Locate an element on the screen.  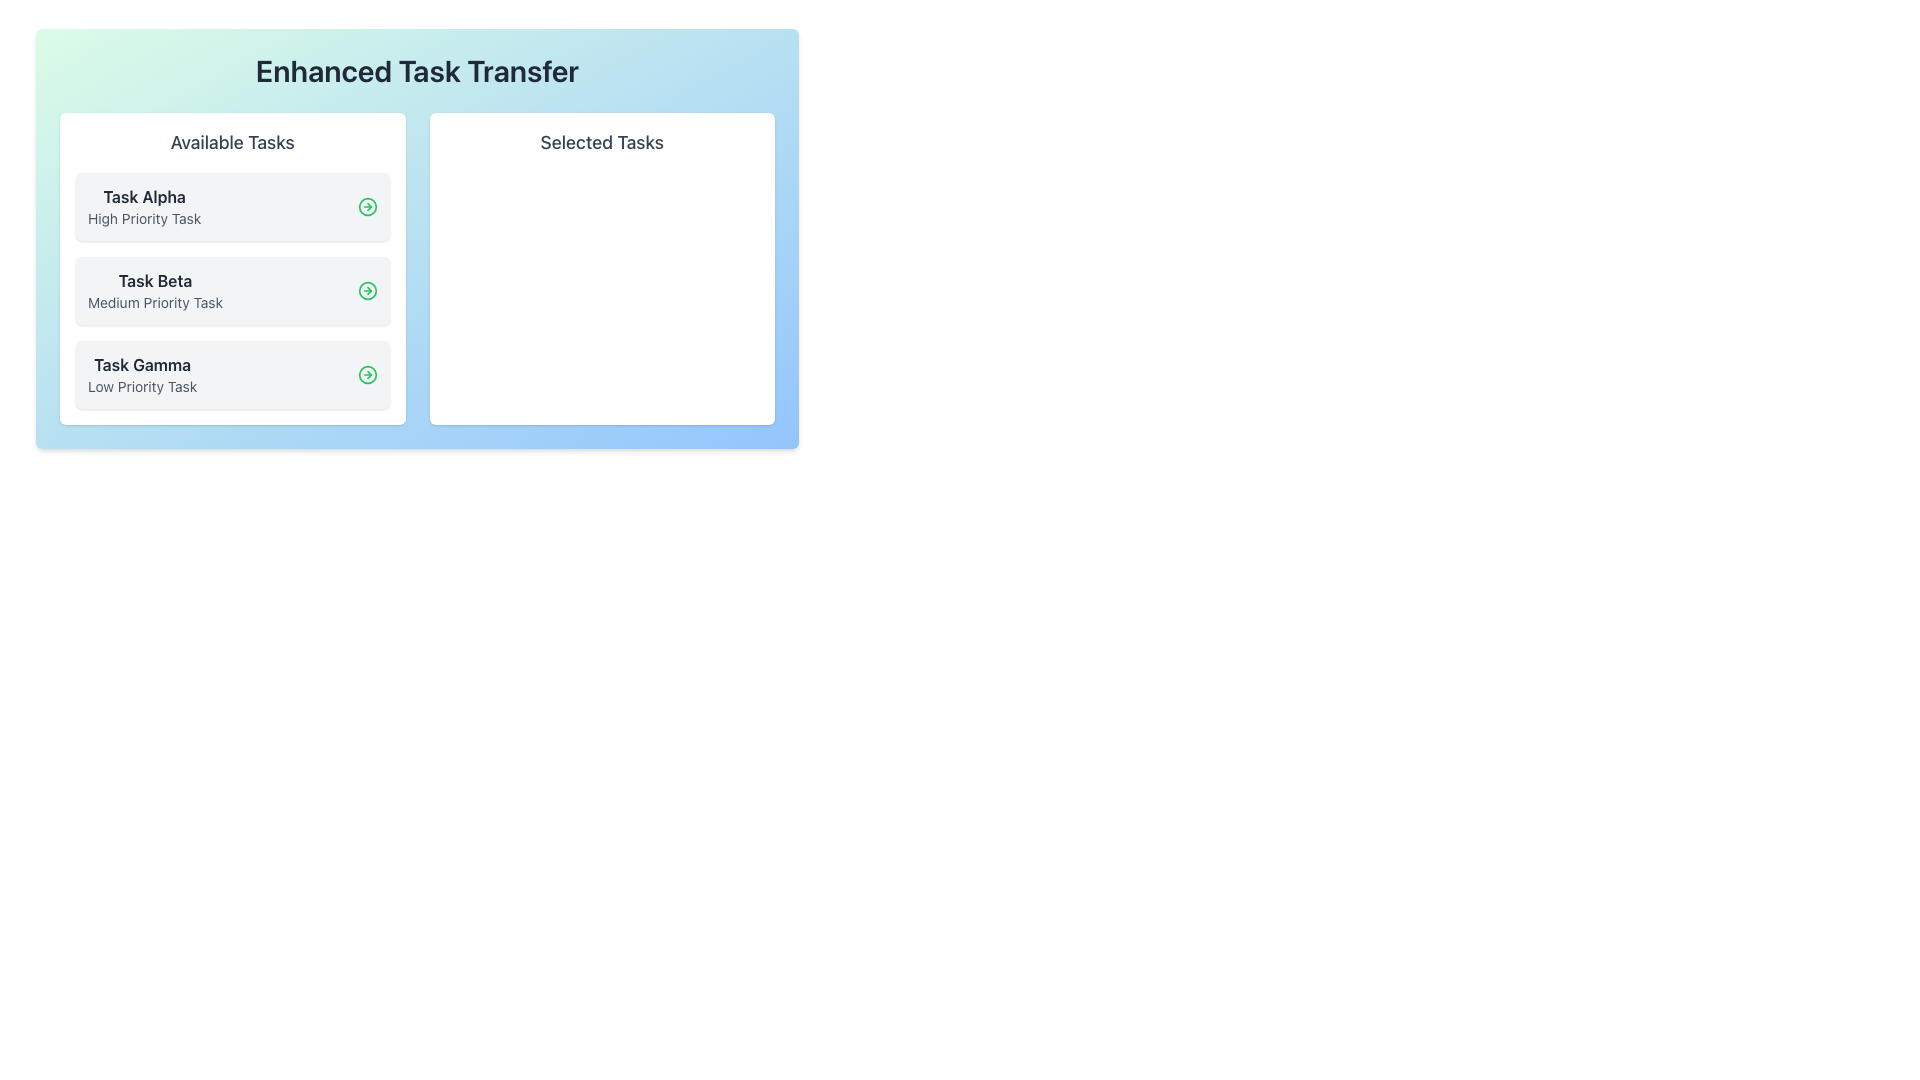
text block labeled 'Task Alpha' with the descriptor 'High Priority Task' to understand the task details is located at coordinates (143, 207).